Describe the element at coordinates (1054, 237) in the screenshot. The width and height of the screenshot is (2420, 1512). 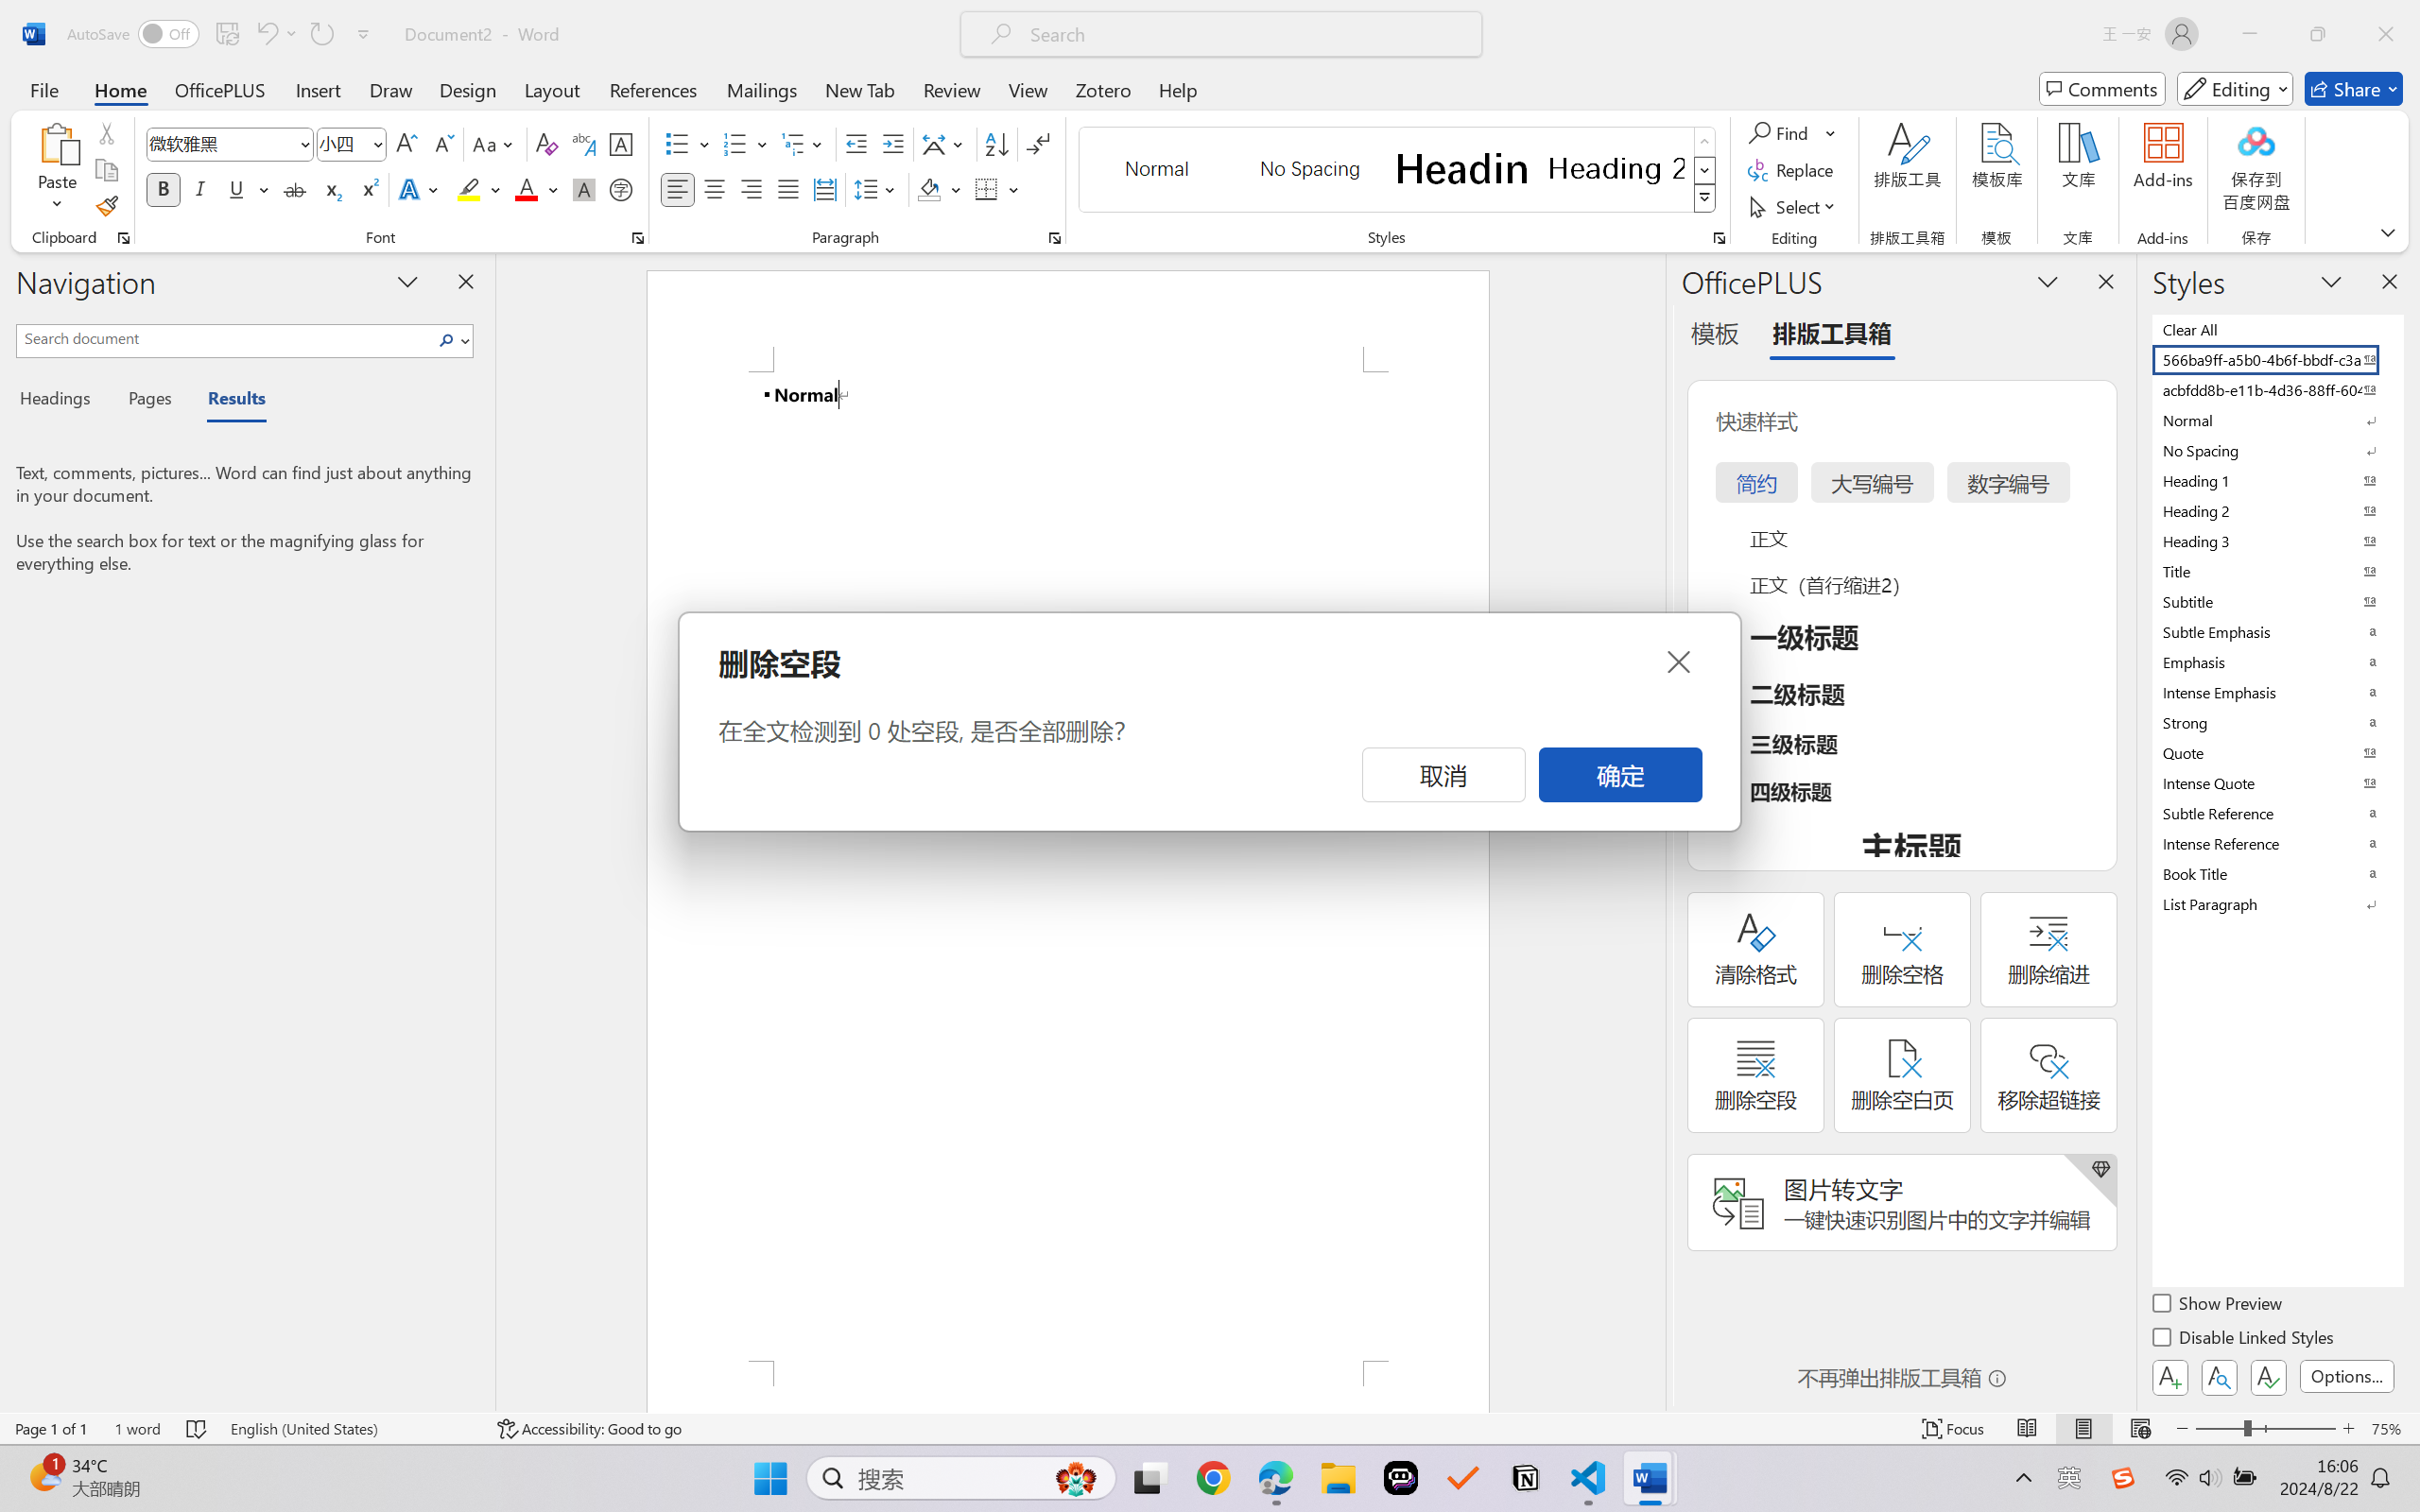
I see `'Paragraph...'` at that location.